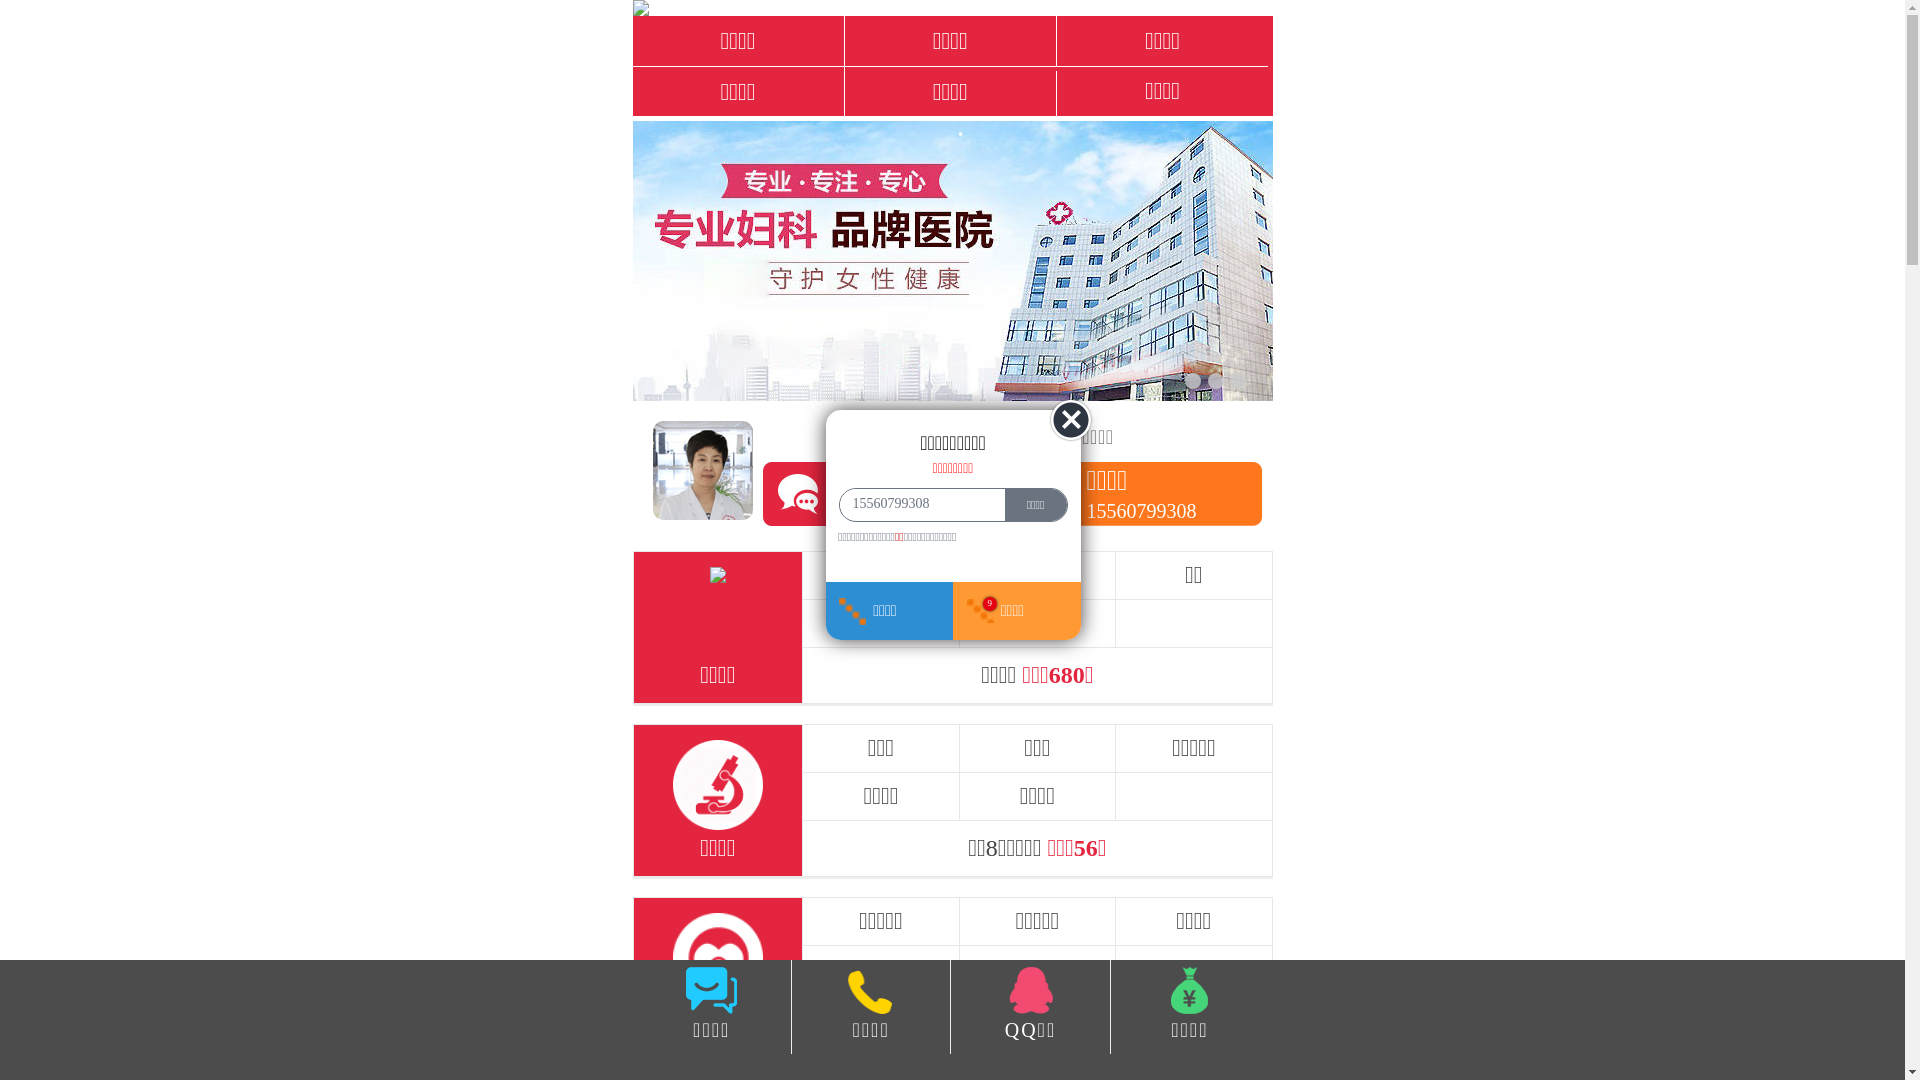 Image resolution: width=1920 pixels, height=1080 pixels. I want to click on '15560799308 ', so click(916, 503).